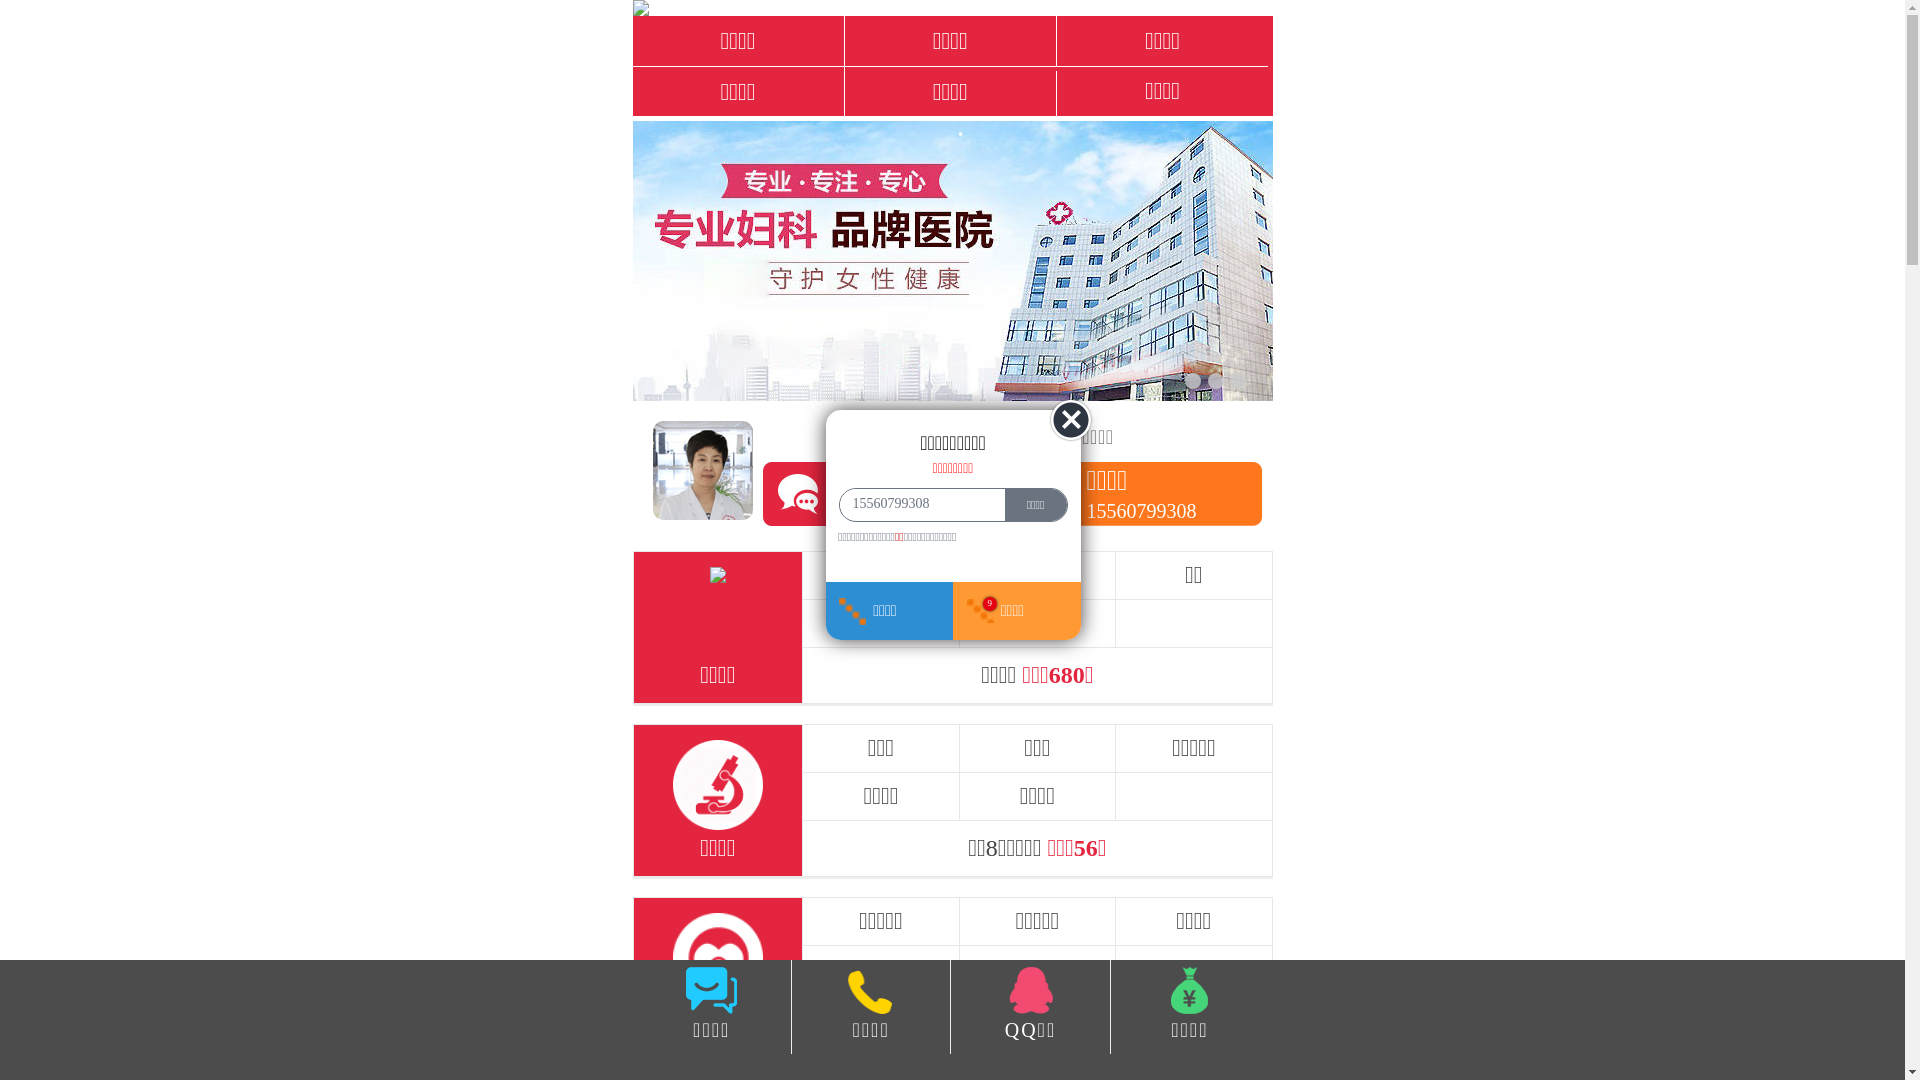 Image resolution: width=1920 pixels, height=1080 pixels. I want to click on '15560799308 ', so click(916, 503).